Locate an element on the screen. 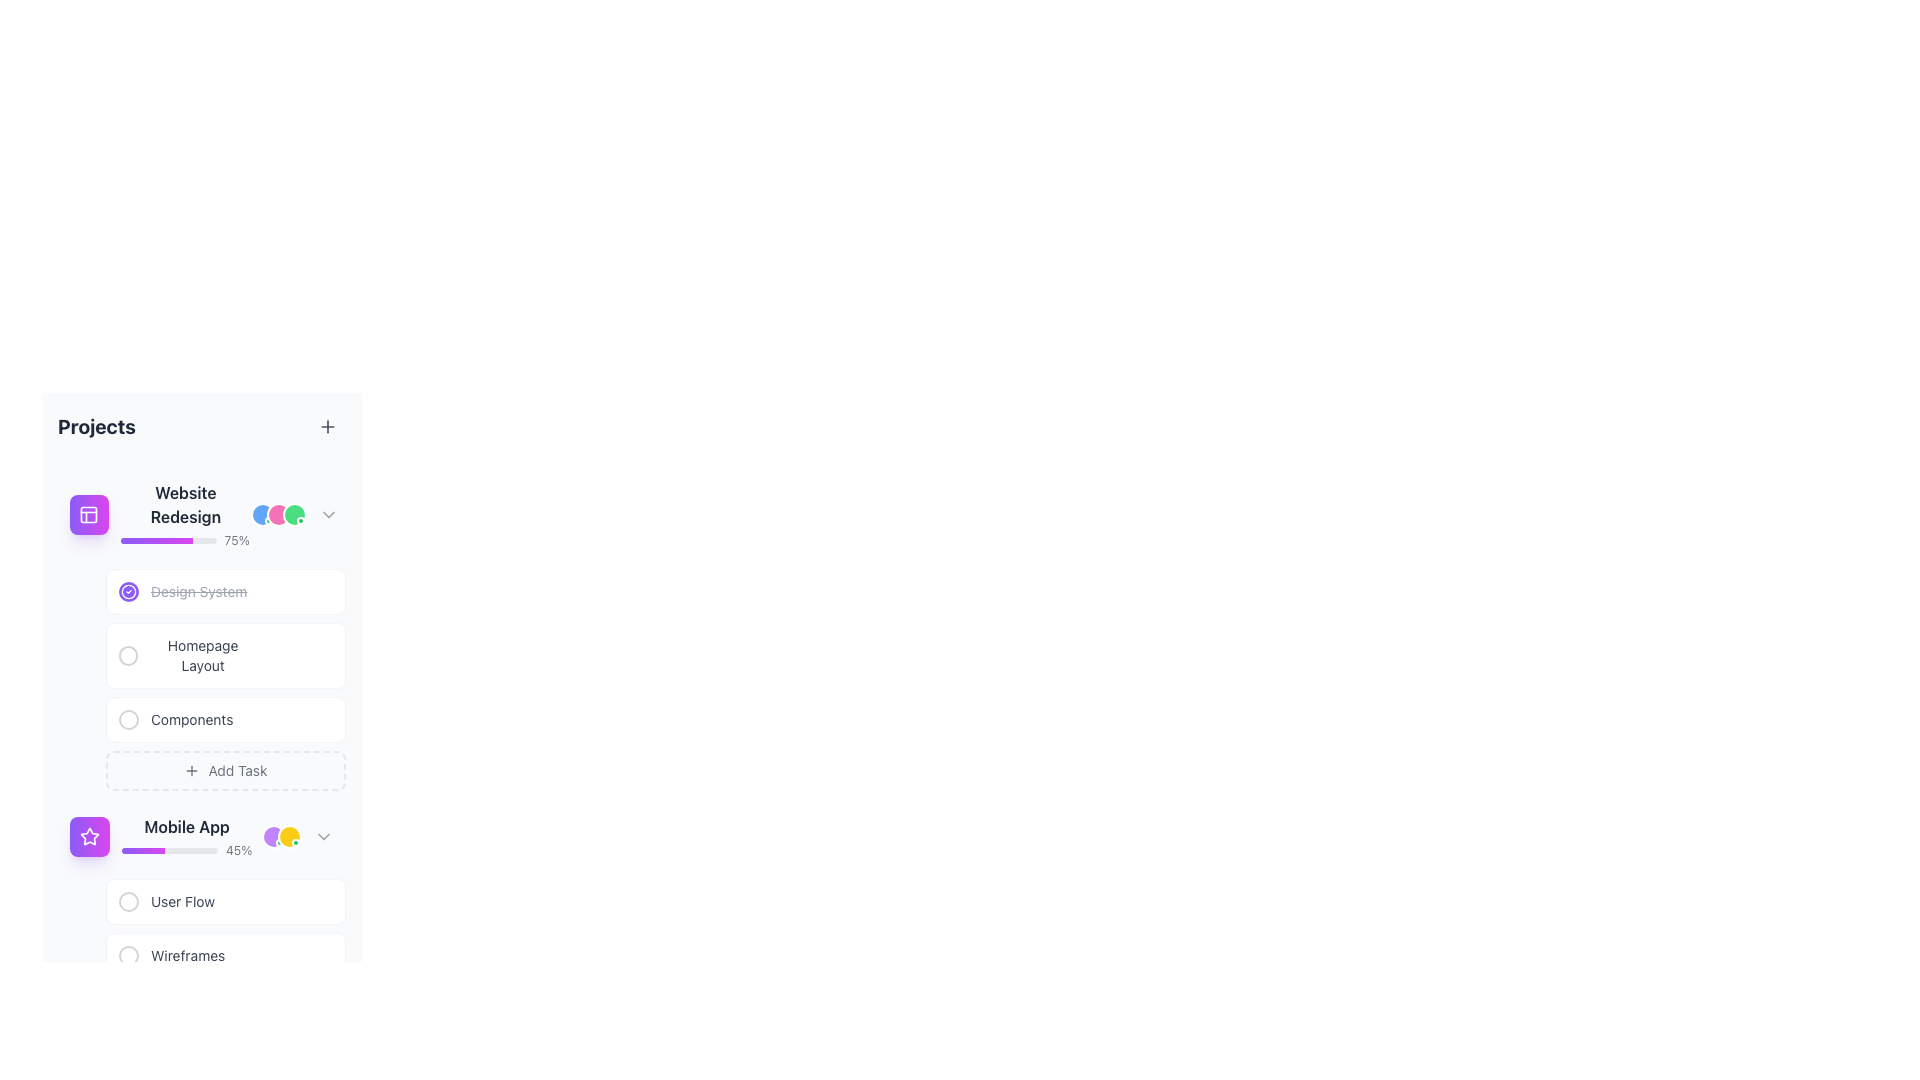 The height and width of the screenshot is (1080, 1920). the visual completion state of the progress bar labeled '75%' located below the 'Website Redesign' text is located at coordinates (185, 540).